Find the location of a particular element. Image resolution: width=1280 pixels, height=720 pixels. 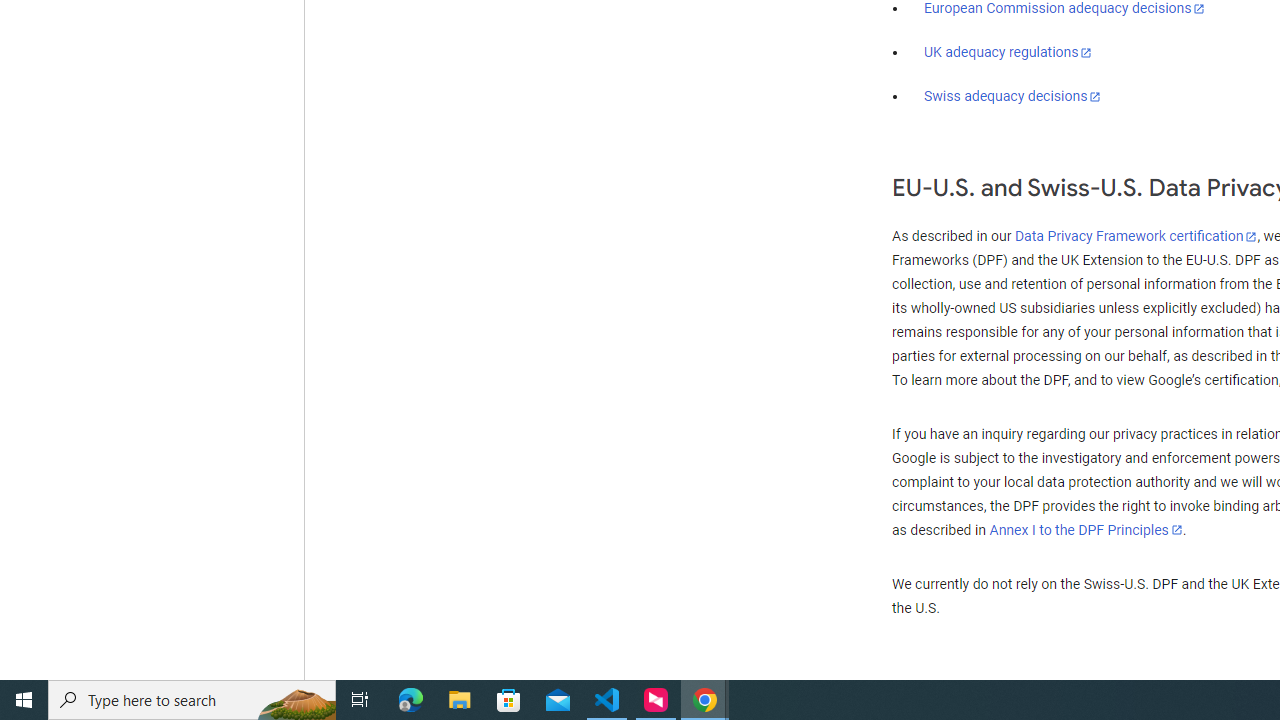

'UK adequacy regulations' is located at coordinates (1008, 51).